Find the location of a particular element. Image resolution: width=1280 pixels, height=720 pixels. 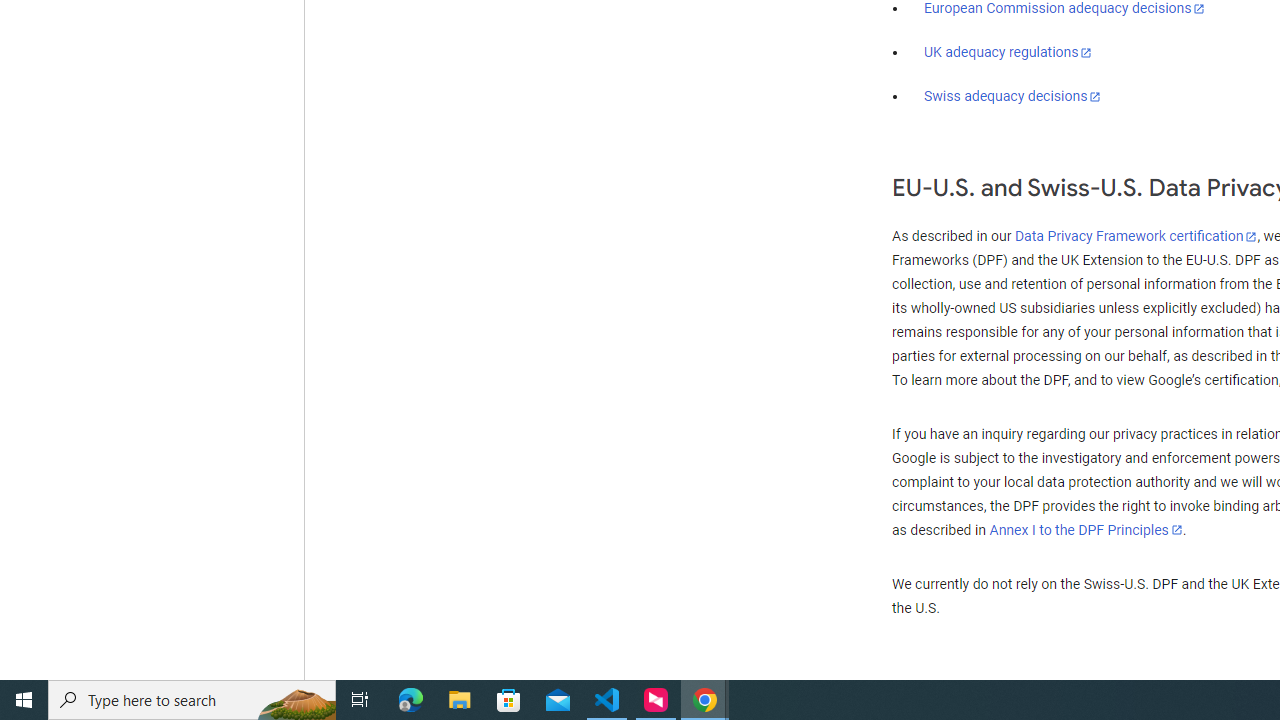

'UK adequacy regulations' is located at coordinates (1008, 51).